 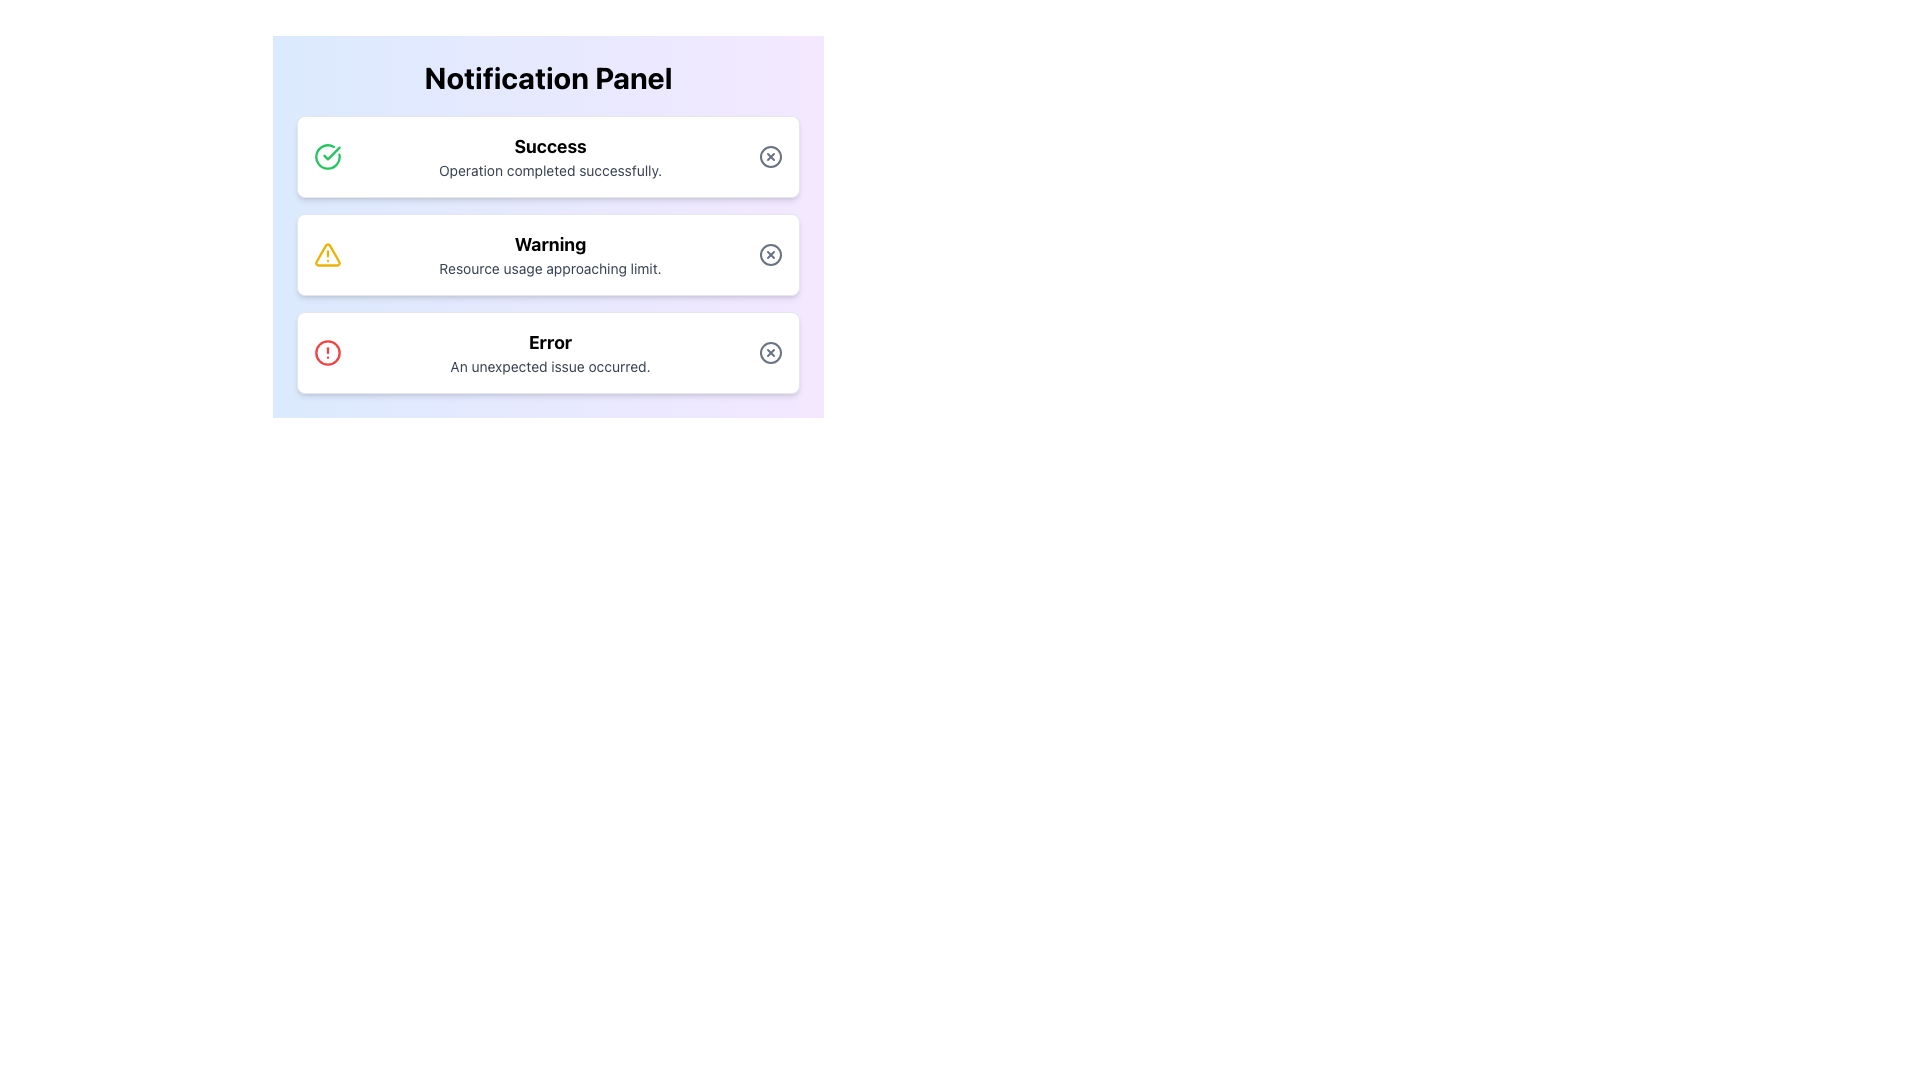 What do you see at coordinates (550, 253) in the screenshot?
I see `the two-line textual display that shows 'Warning' in bold and 'Resource usage approaching limit.' in smaller gray font, centrally aligned within the middle notification card` at bounding box center [550, 253].